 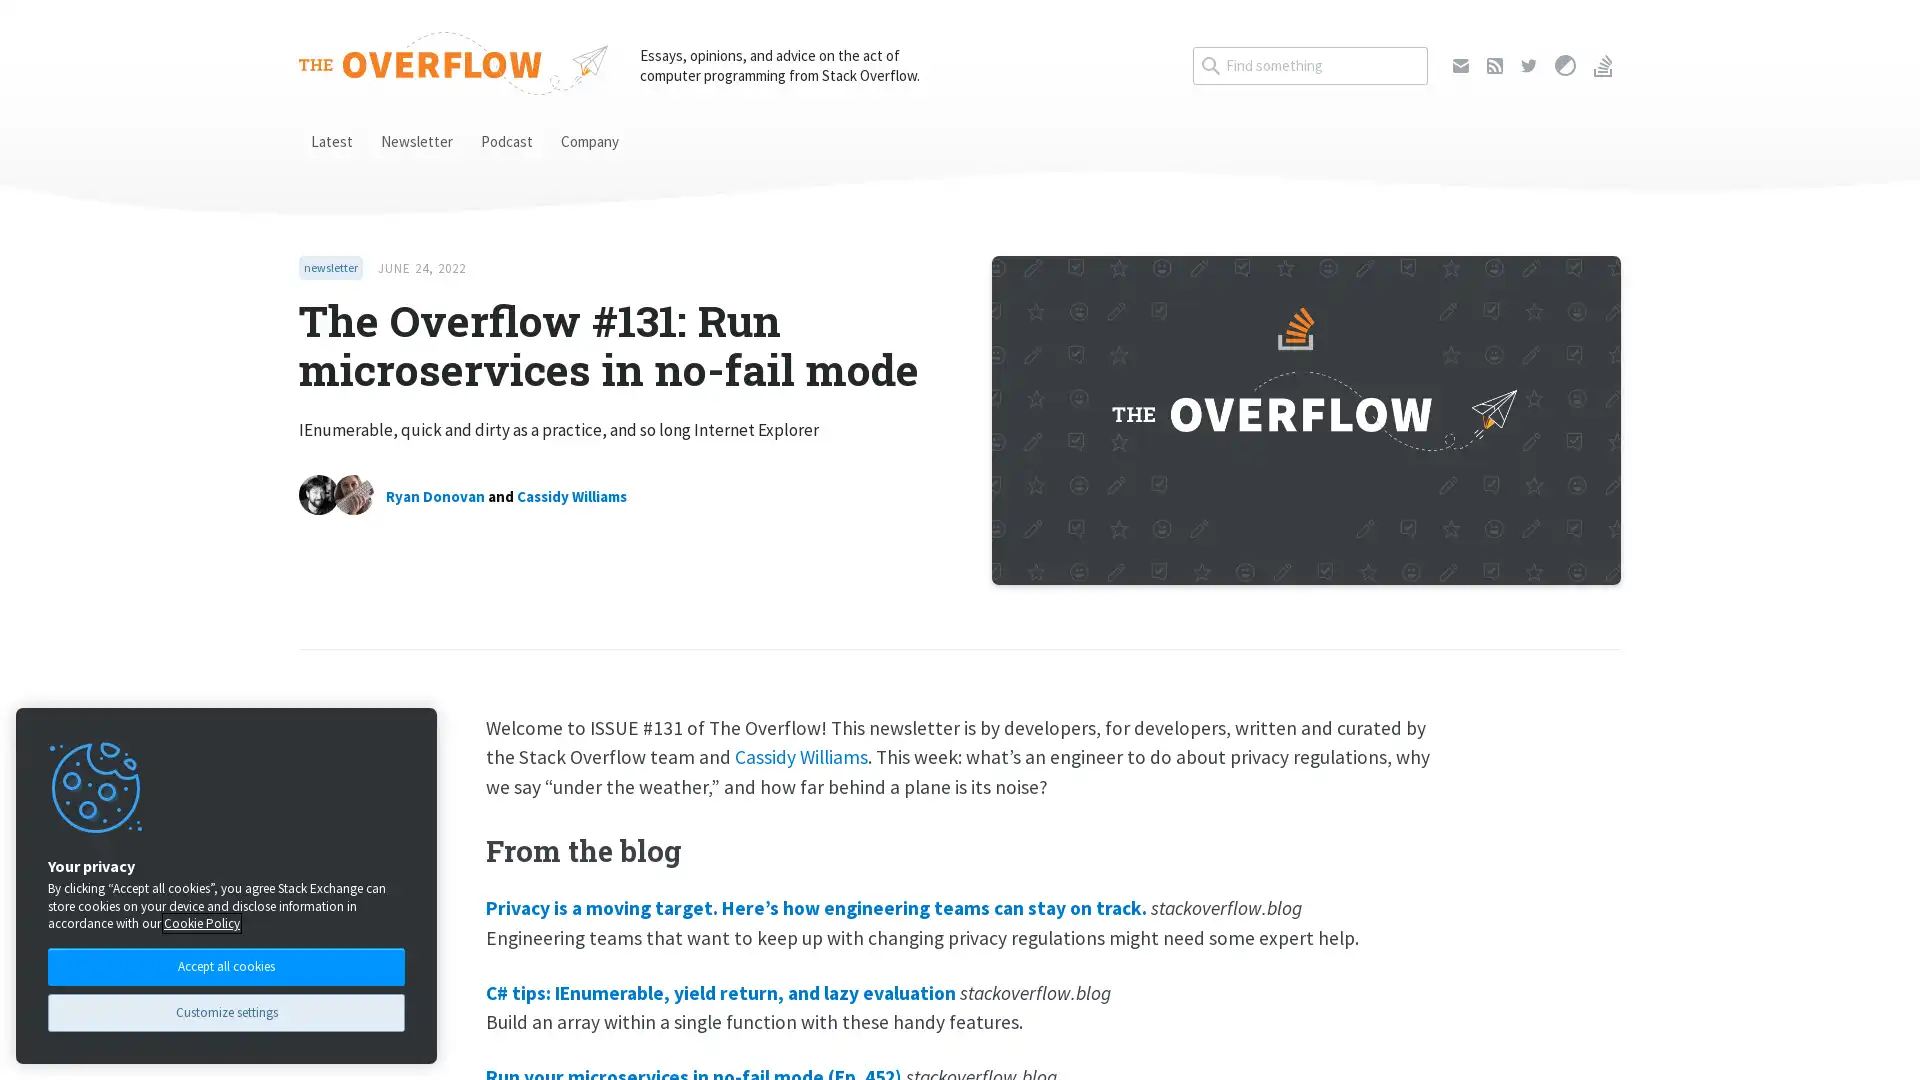 I want to click on Search, so click(x=1426, y=45).